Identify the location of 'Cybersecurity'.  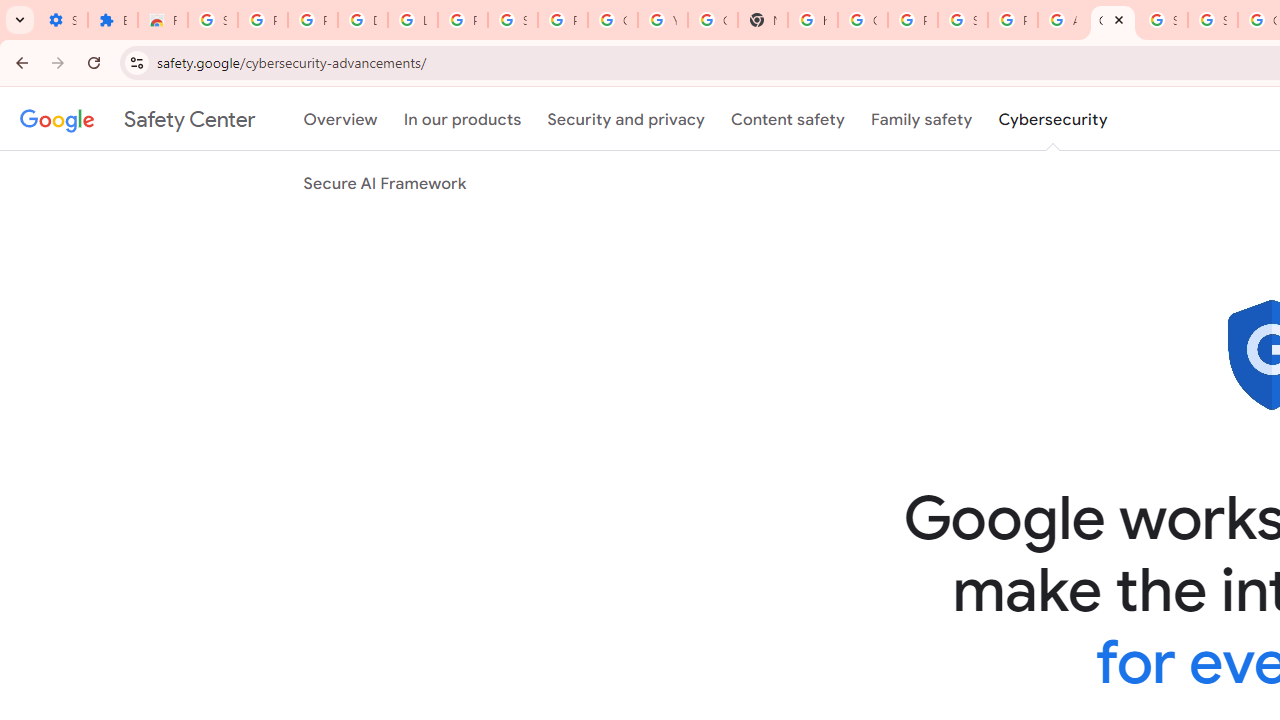
(1052, 119).